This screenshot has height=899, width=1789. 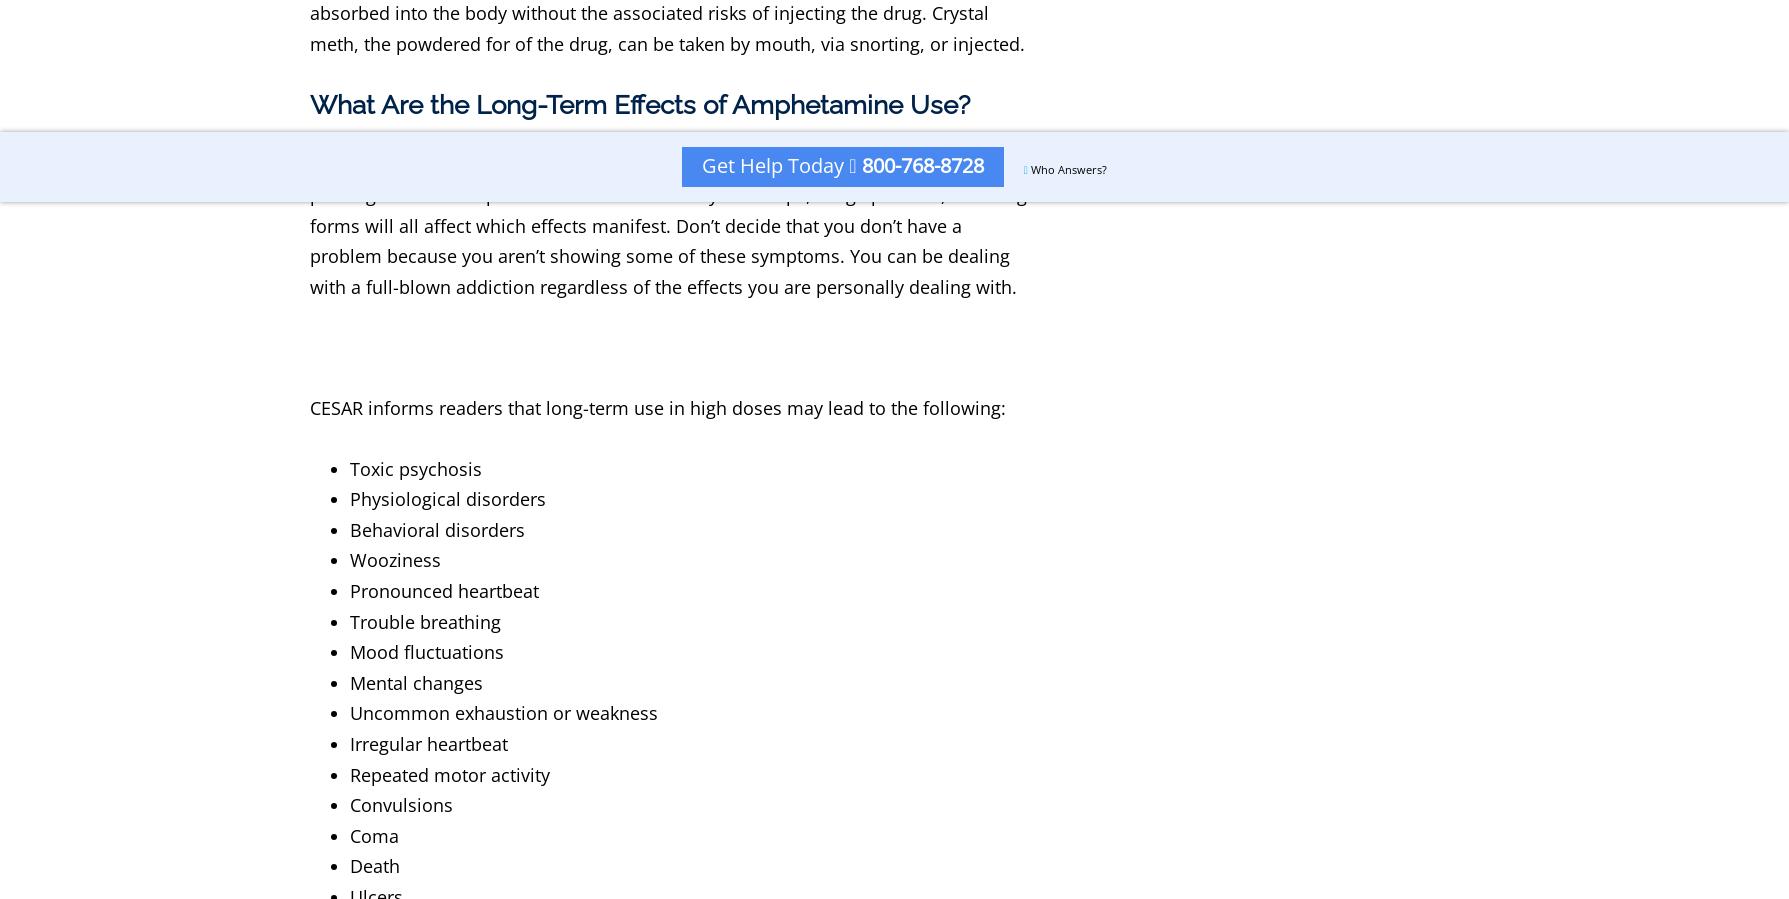 I want to click on 'Mental changes', so click(x=414, y=680).